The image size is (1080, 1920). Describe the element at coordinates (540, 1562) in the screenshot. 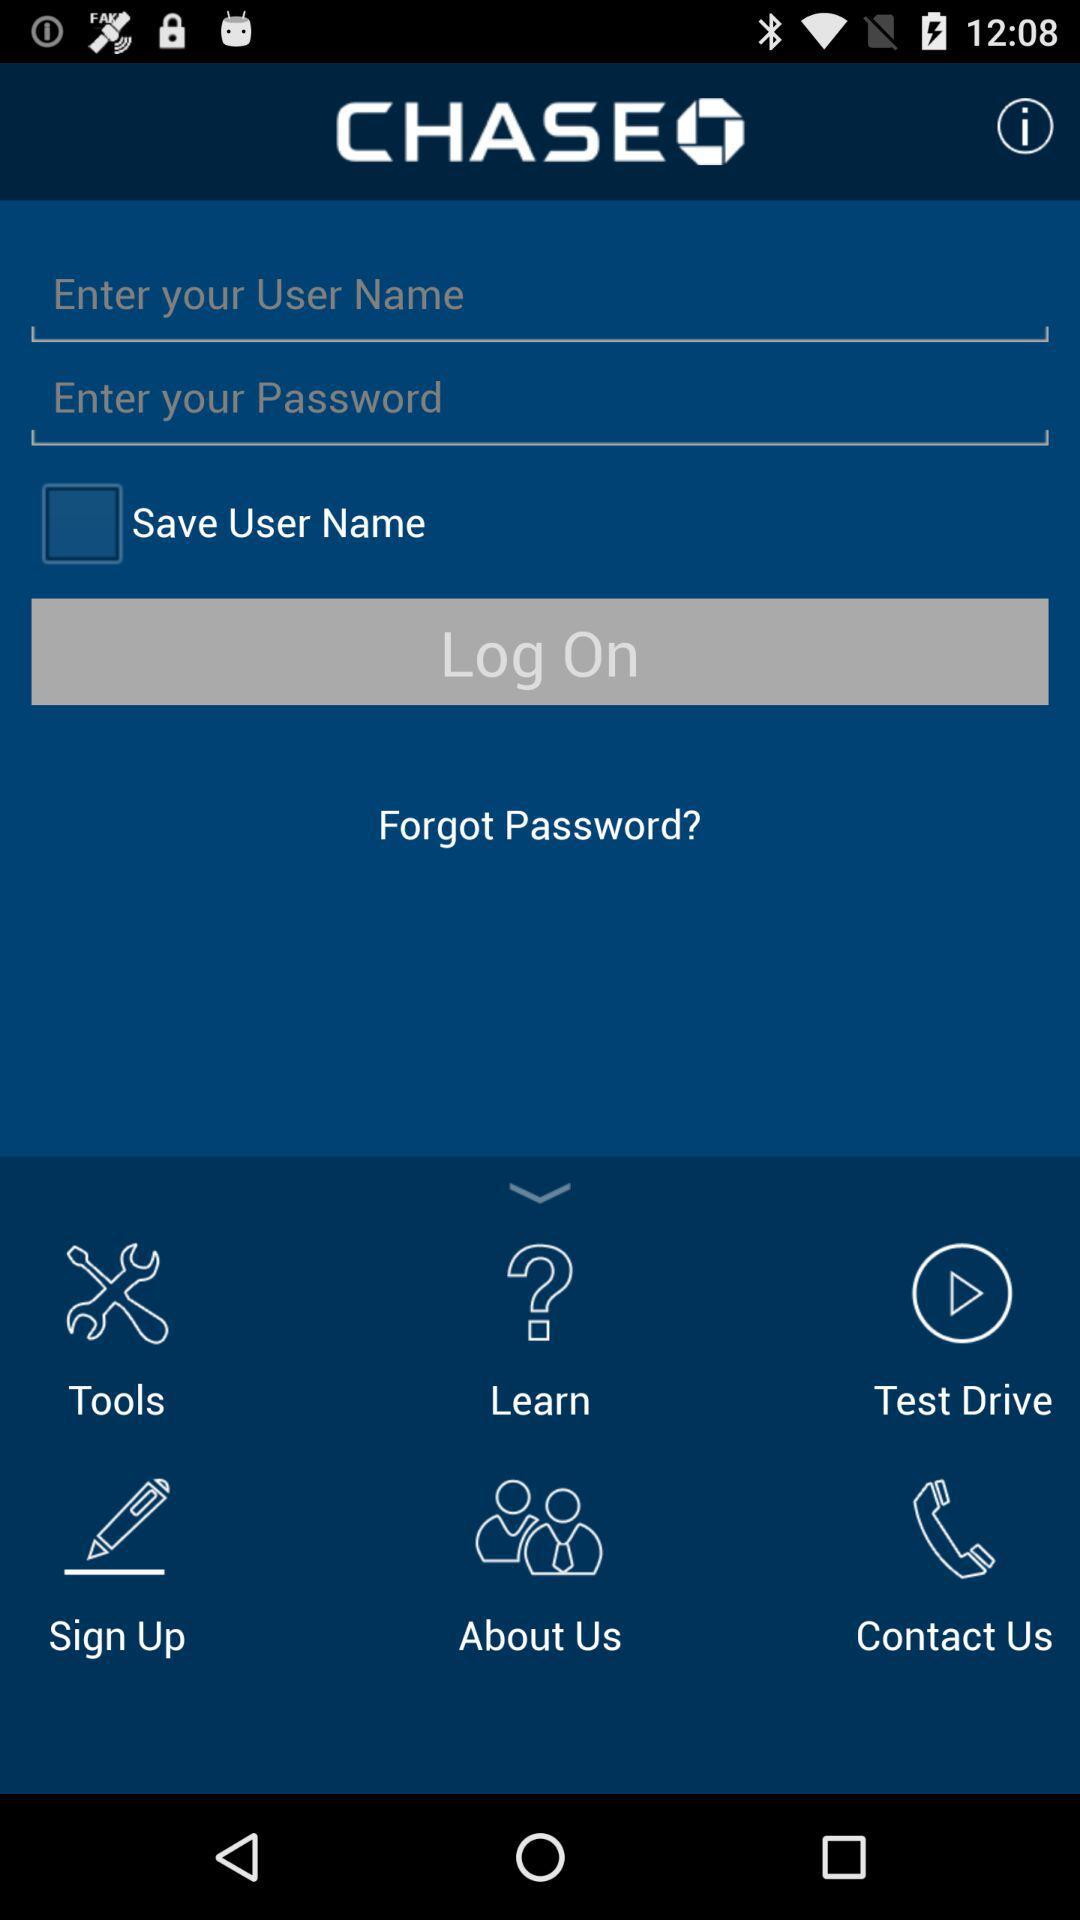

I see `about us icon` at that location.